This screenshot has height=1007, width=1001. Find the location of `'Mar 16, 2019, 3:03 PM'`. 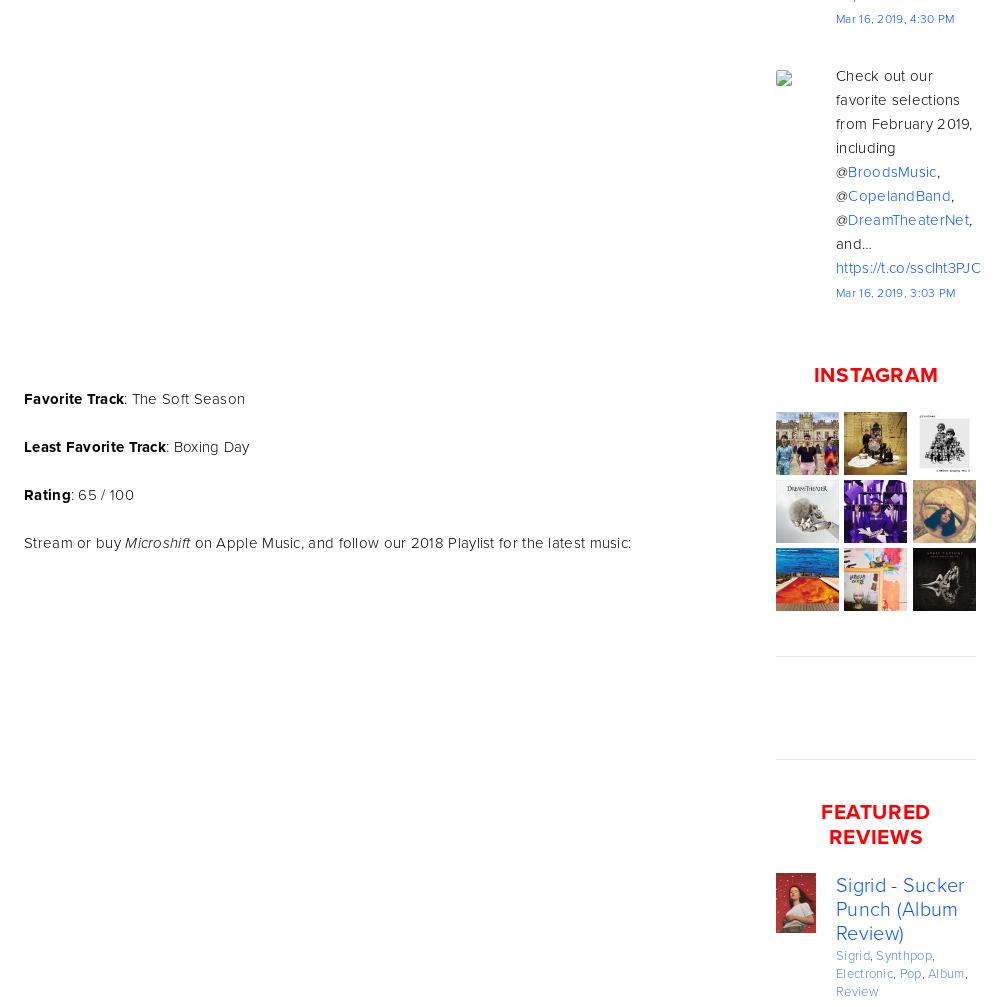

'Mar 16, 2019, 3:03 PM' is located at coordinates (895, 293).